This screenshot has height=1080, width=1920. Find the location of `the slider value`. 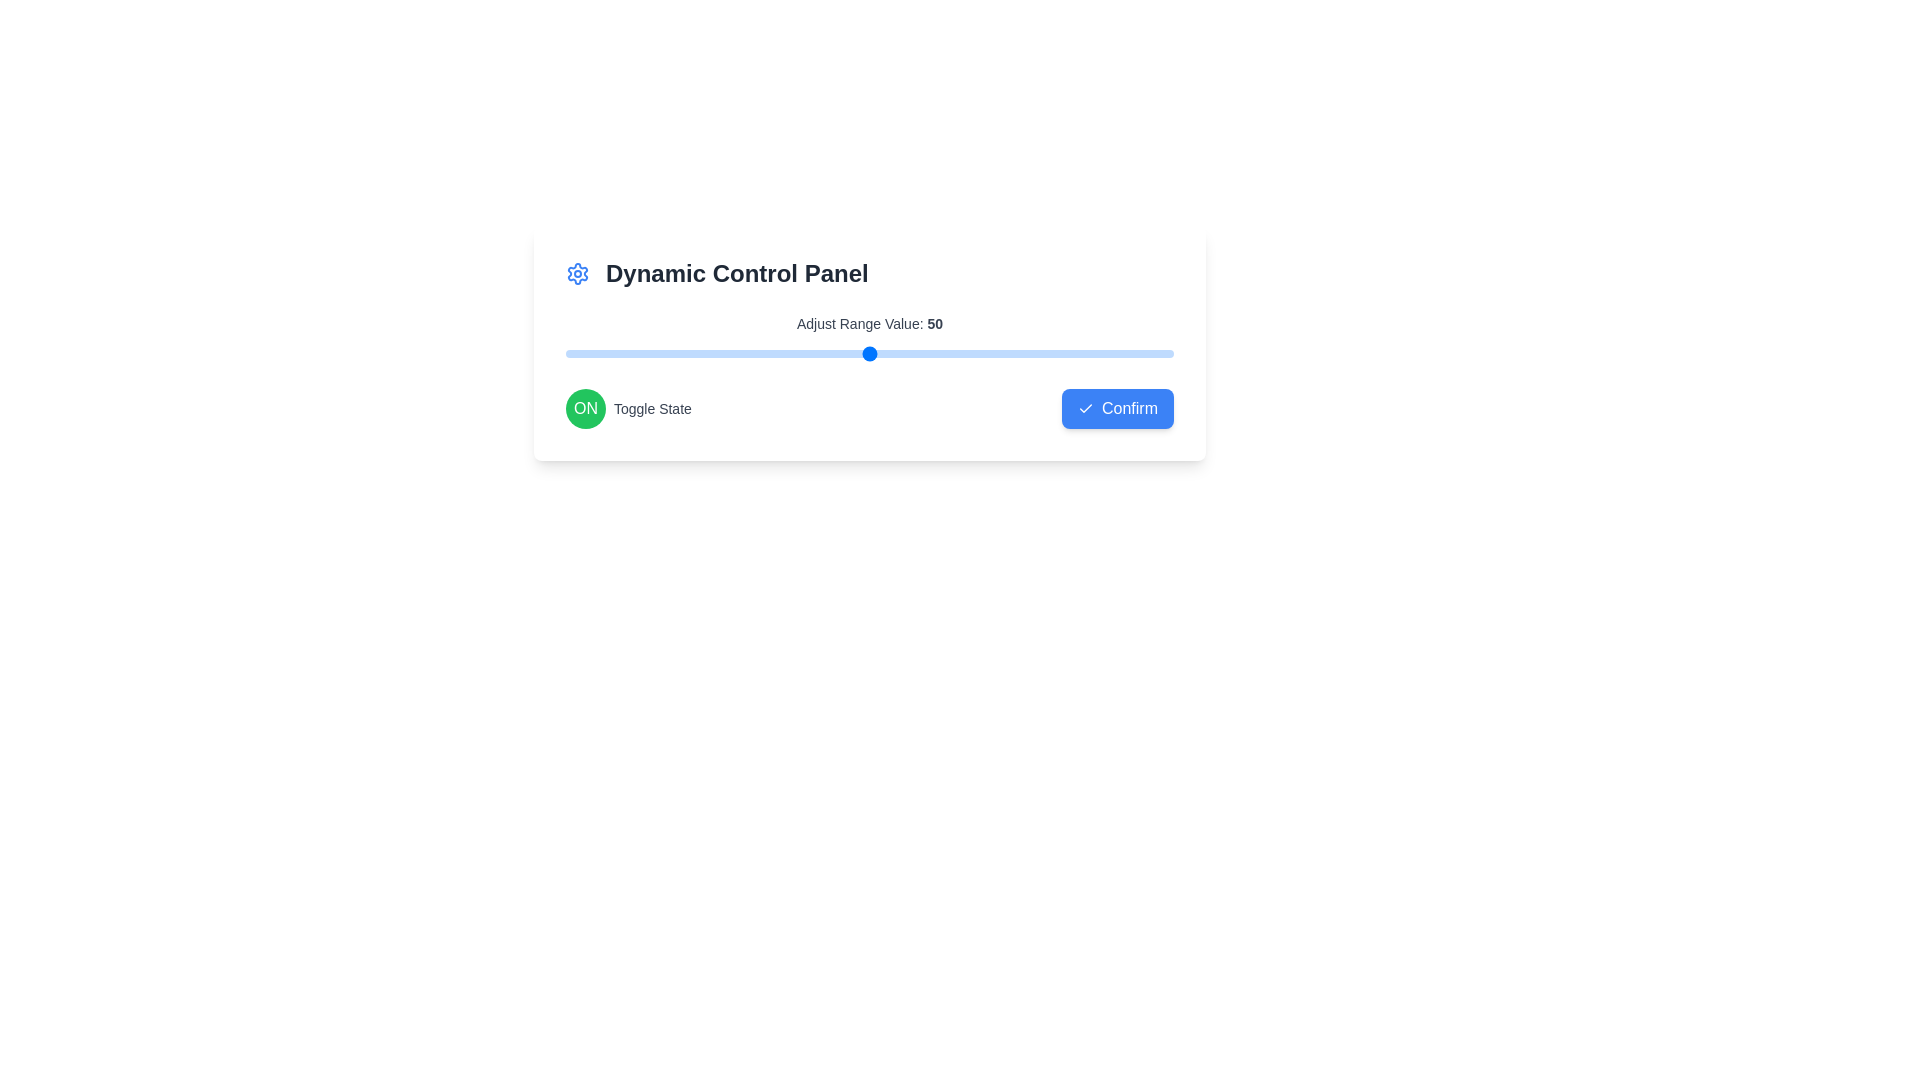

the slider value is located at coordinates (857, 353).